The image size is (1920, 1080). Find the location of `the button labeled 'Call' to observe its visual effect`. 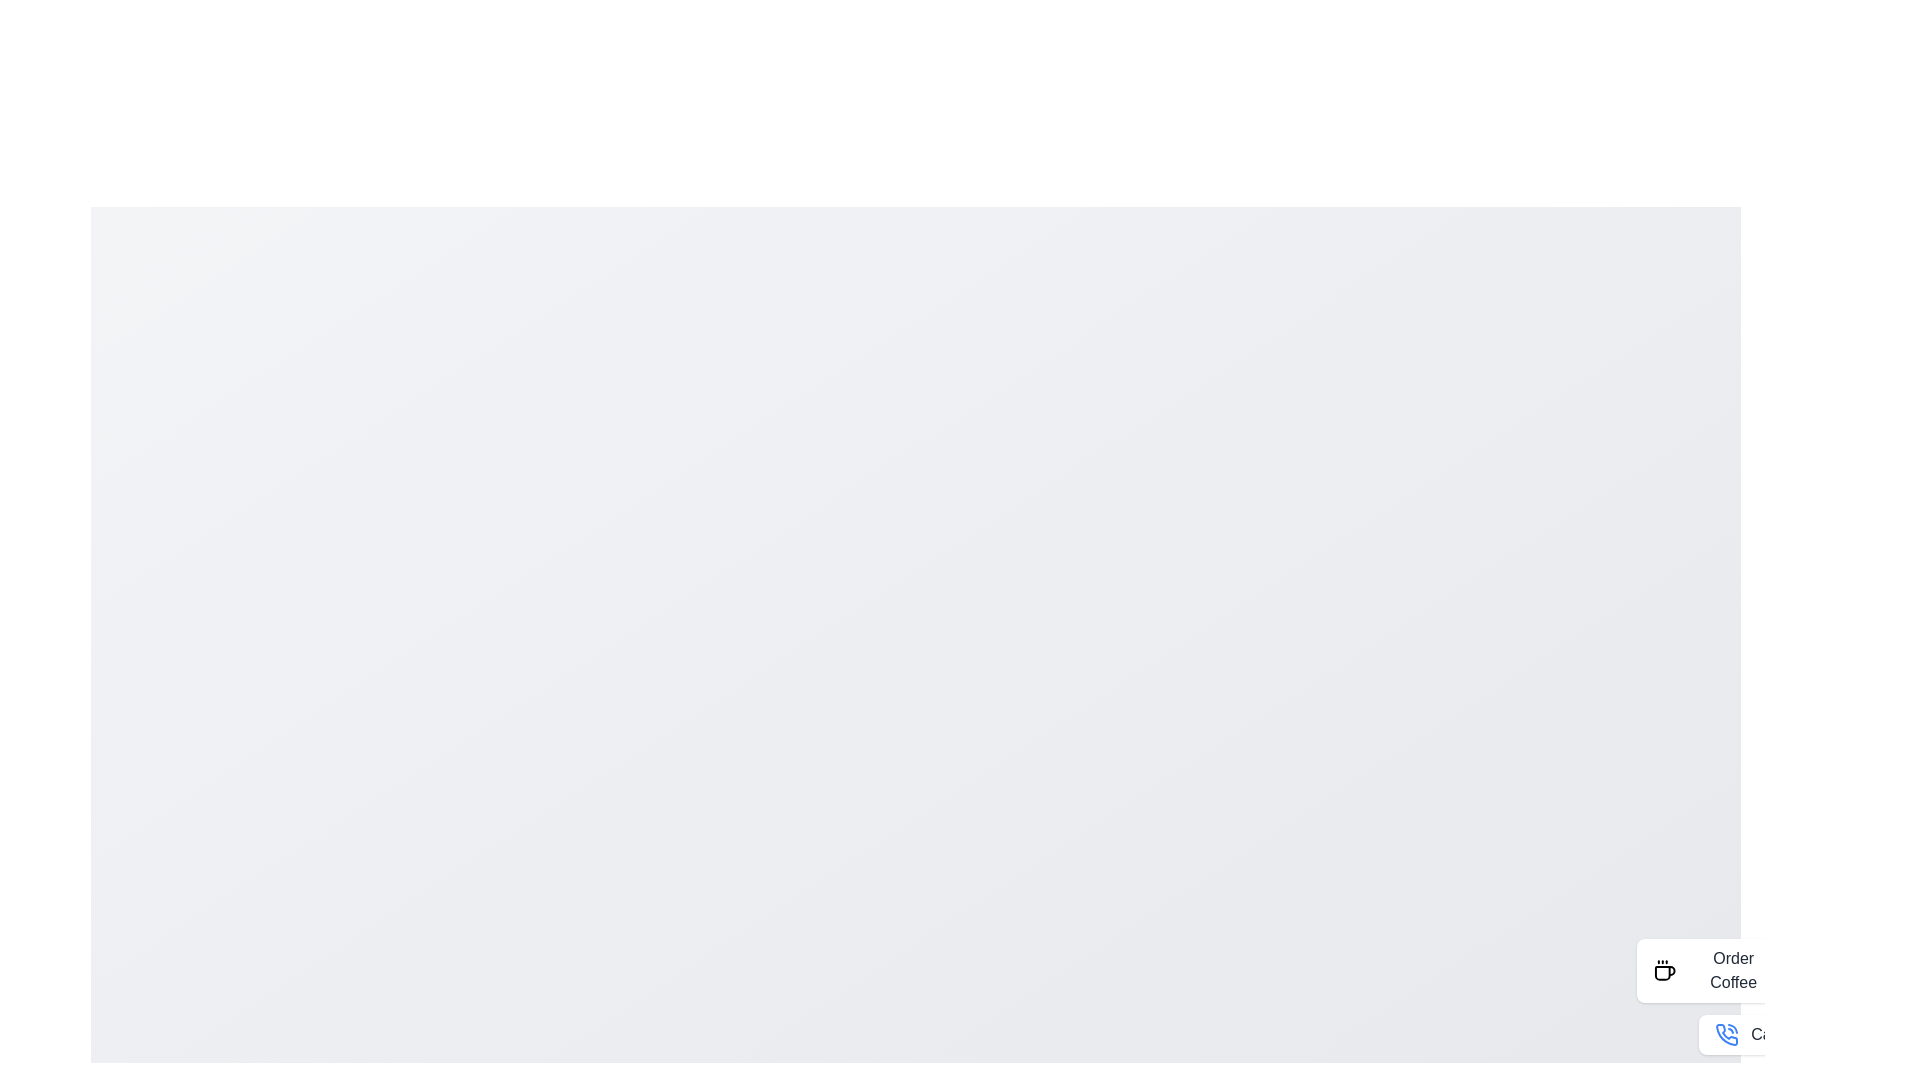

the button labeled 'Call' to observe its visual effect is located at coordinates (1746, 1034).